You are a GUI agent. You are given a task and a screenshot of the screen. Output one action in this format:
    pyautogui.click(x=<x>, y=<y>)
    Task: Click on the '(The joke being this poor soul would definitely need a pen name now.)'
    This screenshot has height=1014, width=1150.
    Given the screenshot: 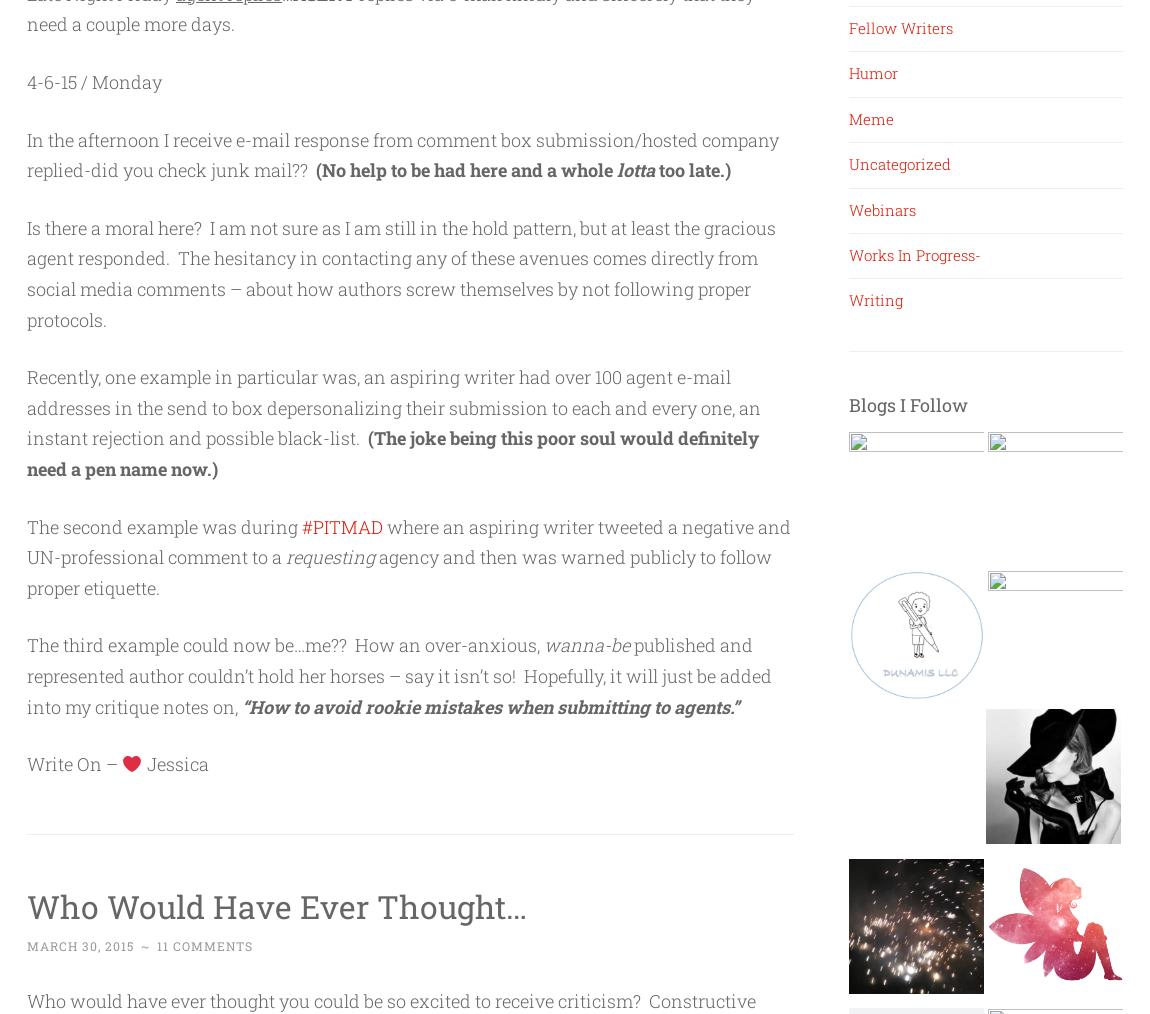 What is the action you would take?
    pyautogui.click(x=392, y=453)
    